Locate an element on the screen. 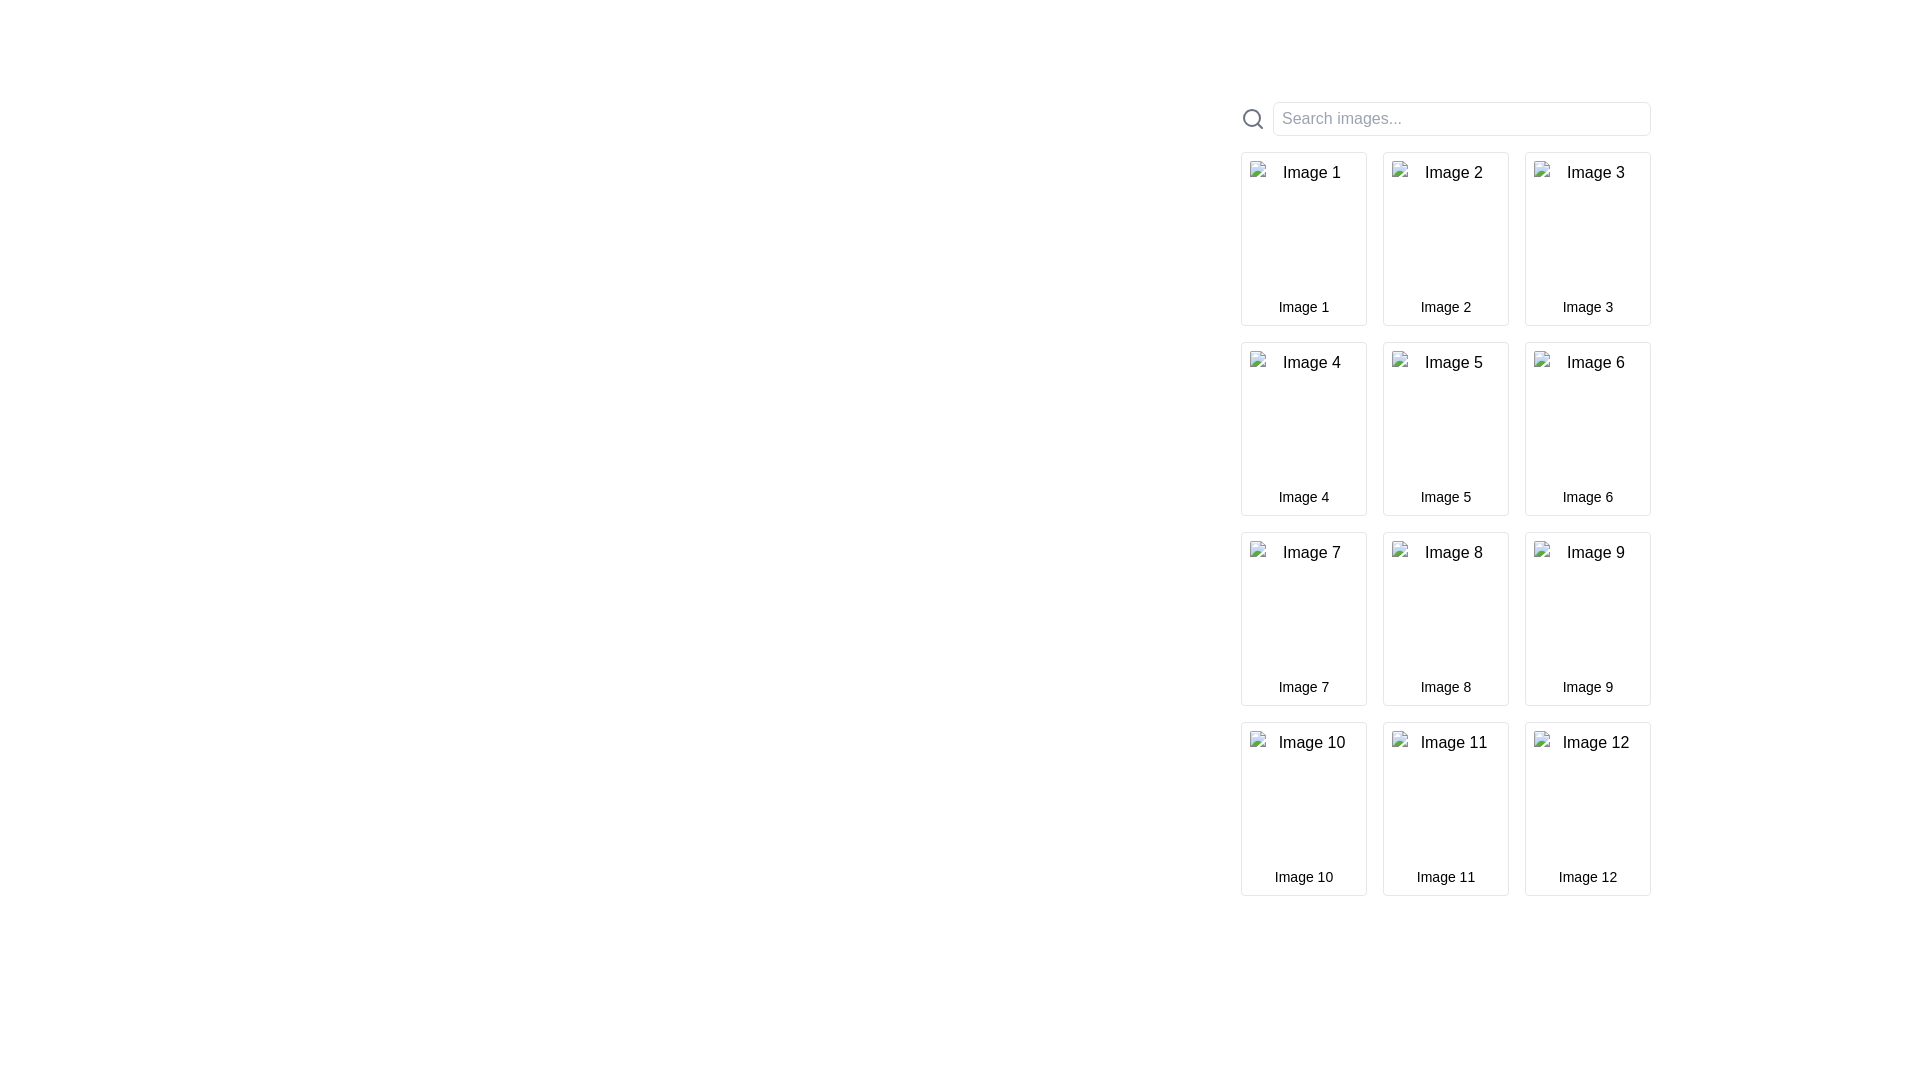 Image resolution: width=1920 pixels, height=1080 pixels. the text label displaying 'Image 6', which is located below the corresponding thumbnail image in the sixth column of the grid layout is located at coordinates (1587, 496).